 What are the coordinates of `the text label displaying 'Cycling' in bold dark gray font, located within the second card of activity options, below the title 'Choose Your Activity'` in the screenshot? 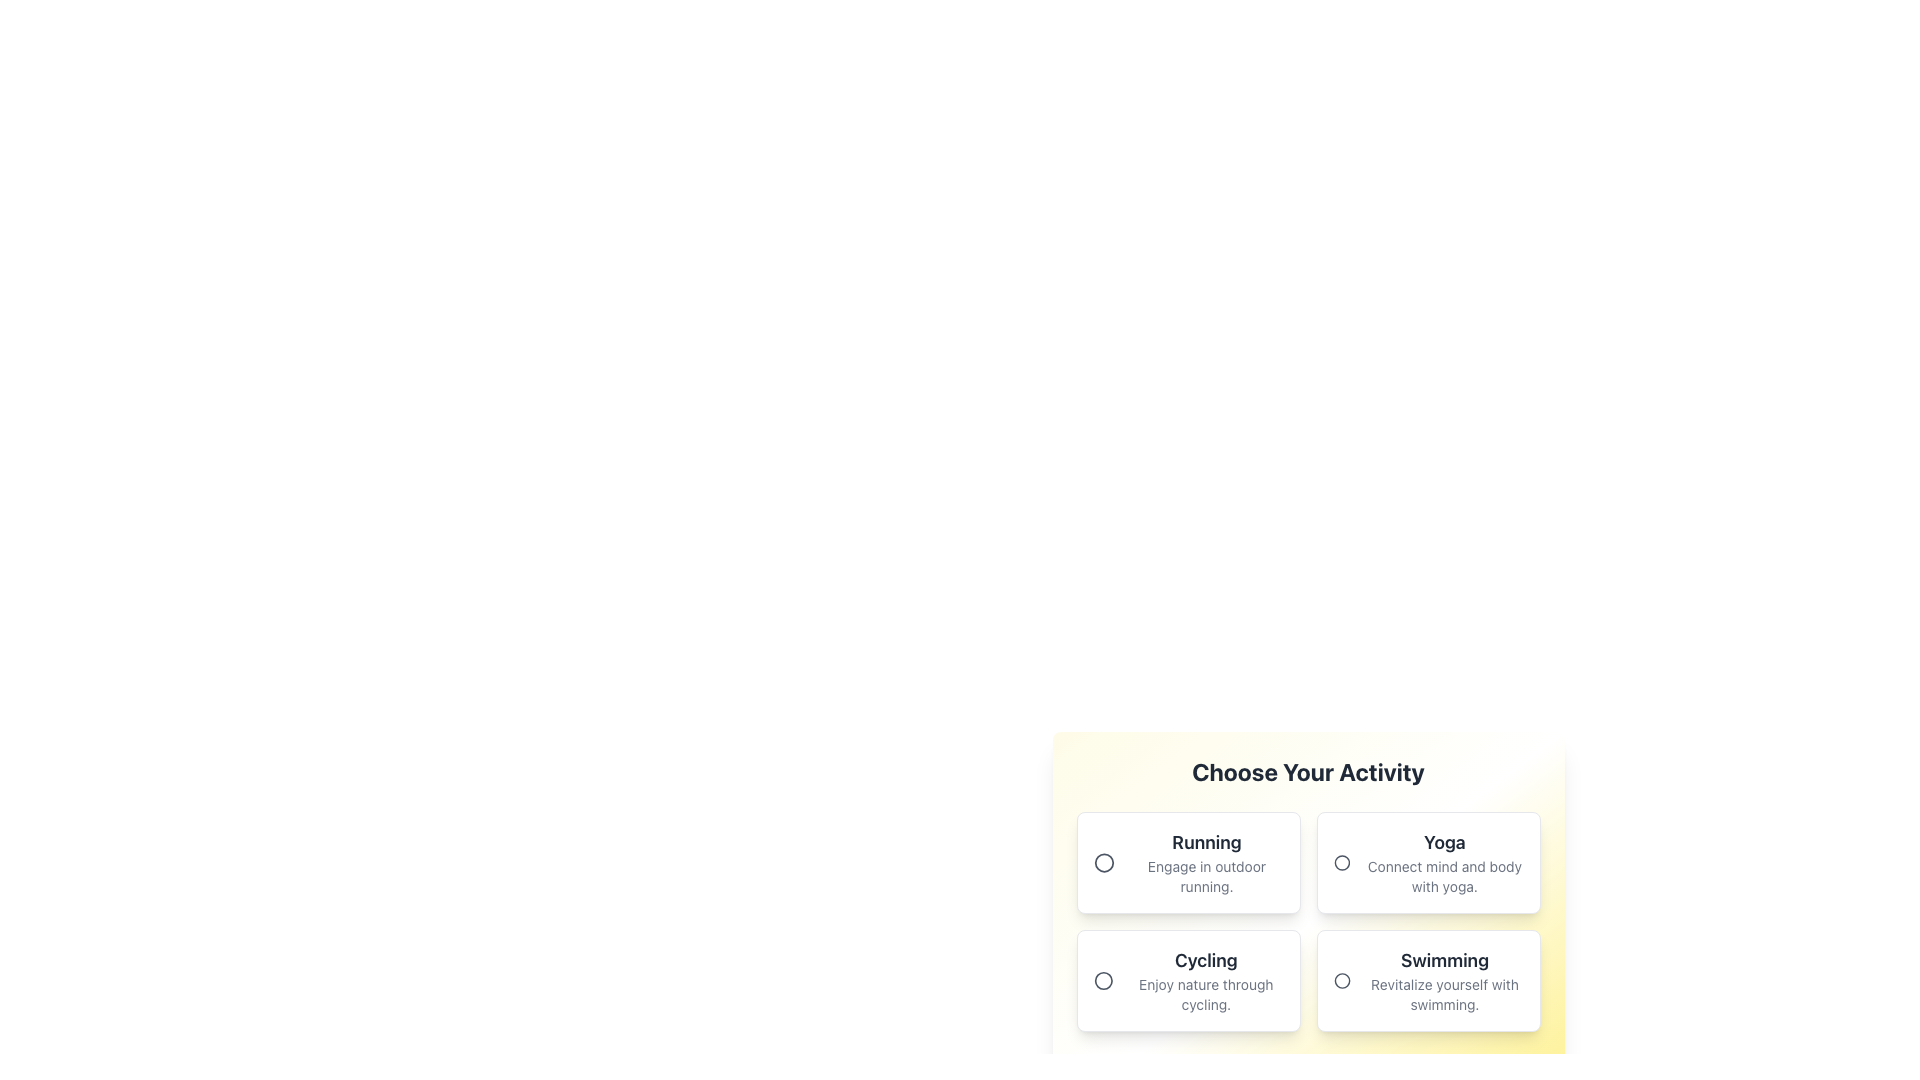 It's located at (1205, 959).